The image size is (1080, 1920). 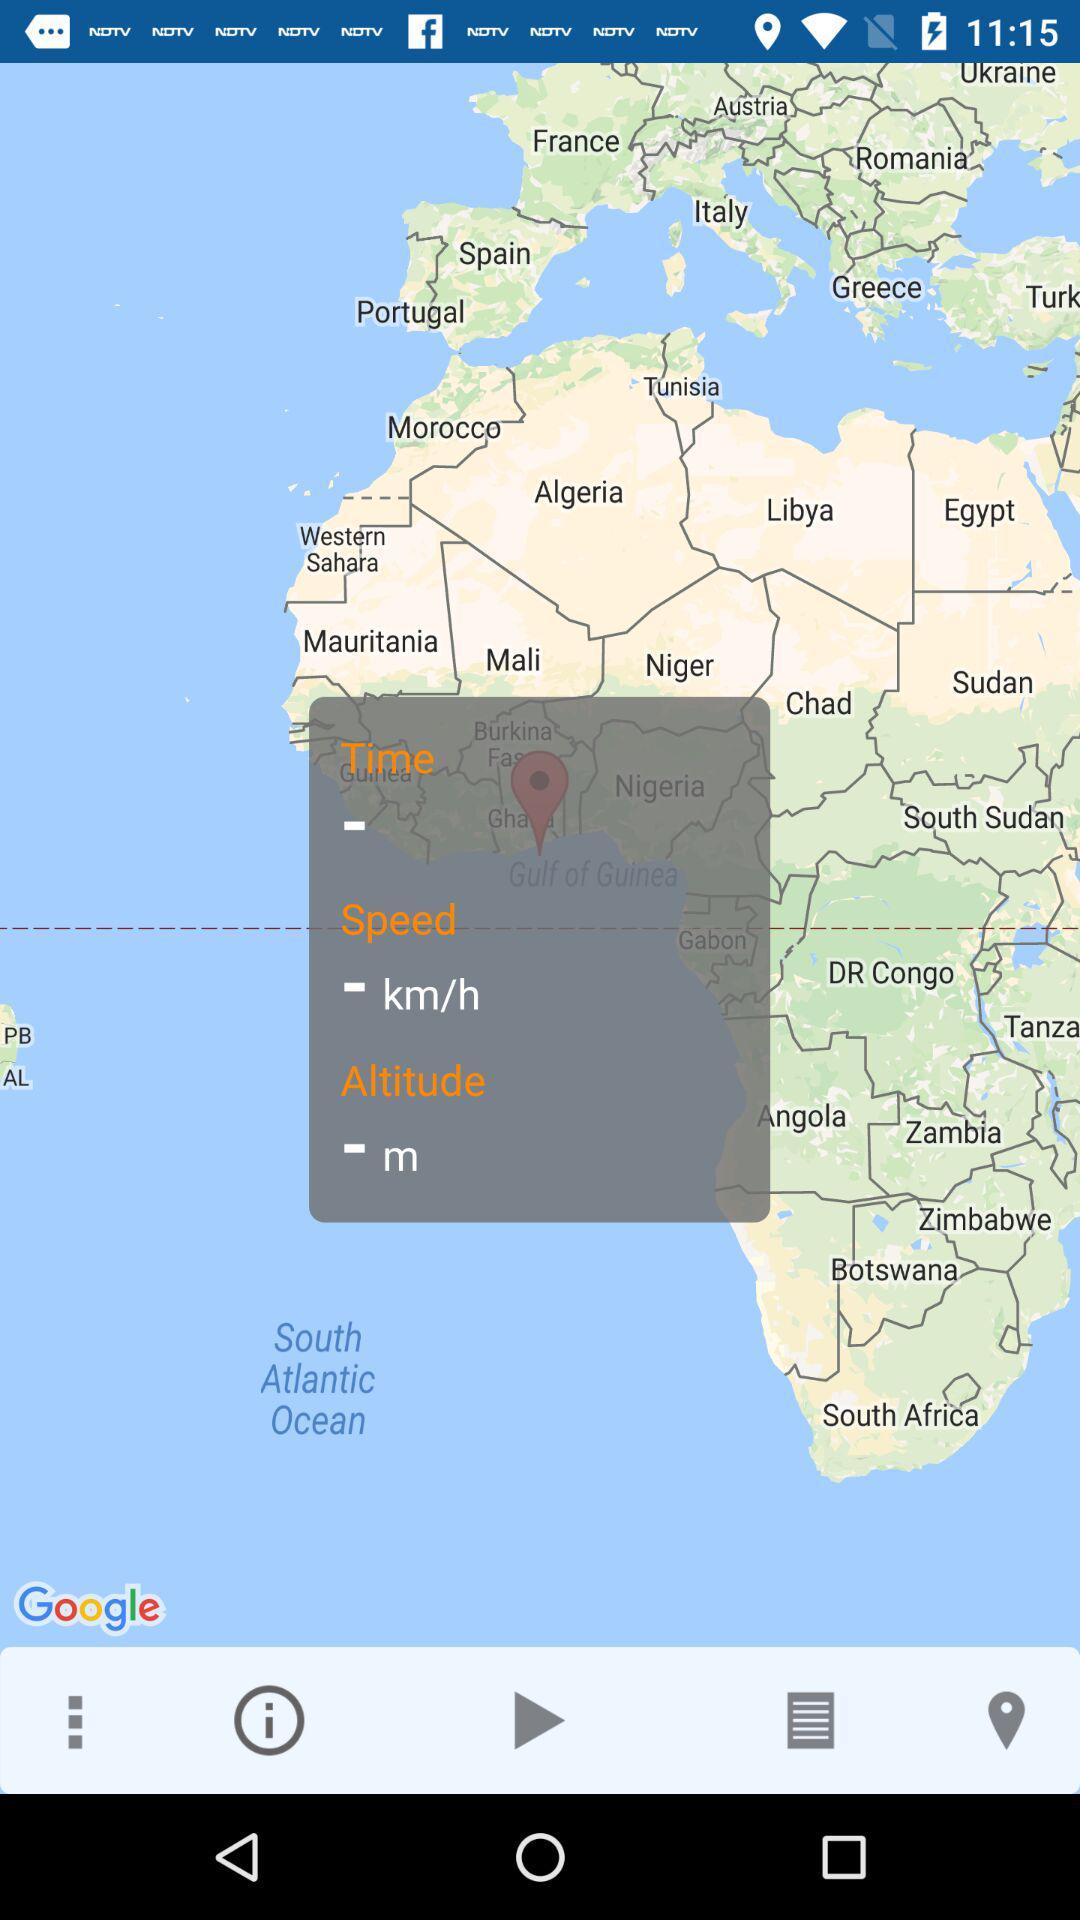 What do you see at coordinates (72, 1719) in the screenshot?
I see `the more icon` at bounding box center [72, 1719].